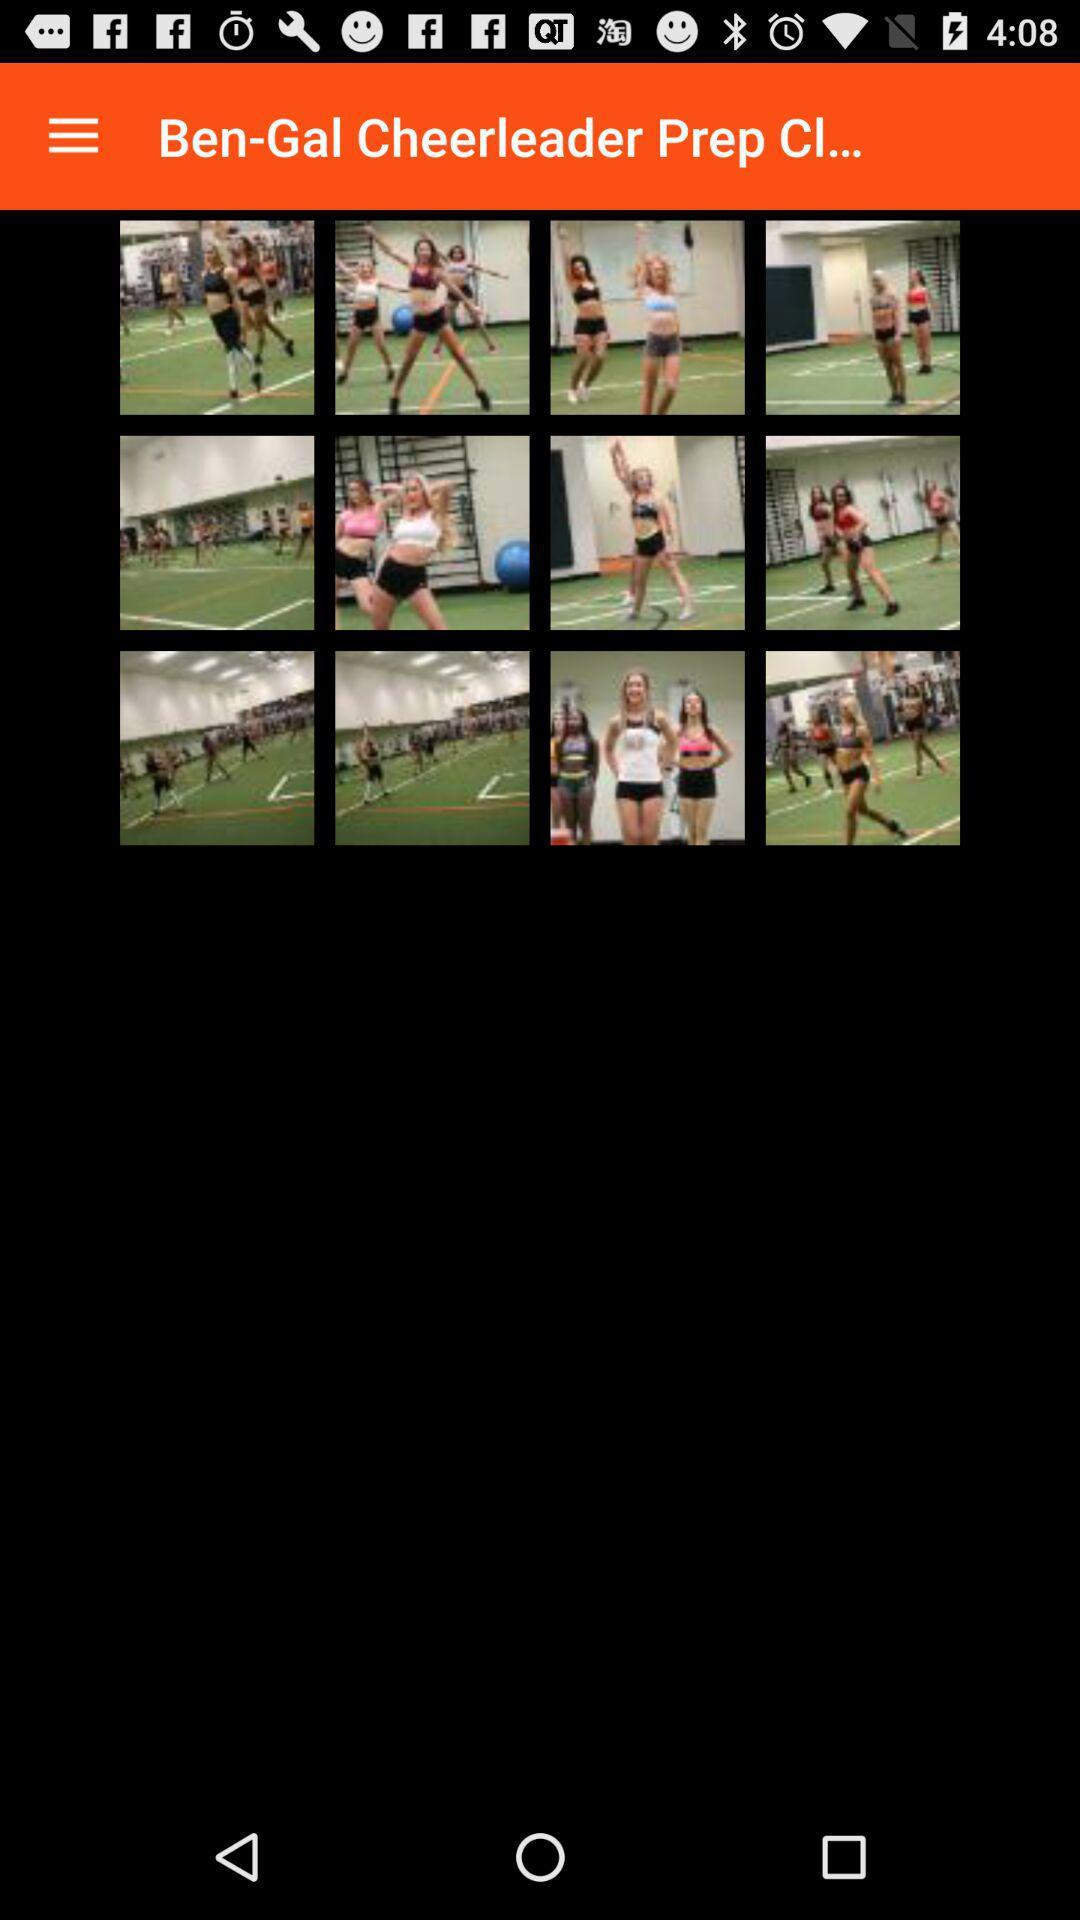 The height and width of the screenshot is (1920, 1080). Describe the element at coordinates (72, 135) in the screenshot. I see `the app to the left of ben gal cheerleader app` at that location.